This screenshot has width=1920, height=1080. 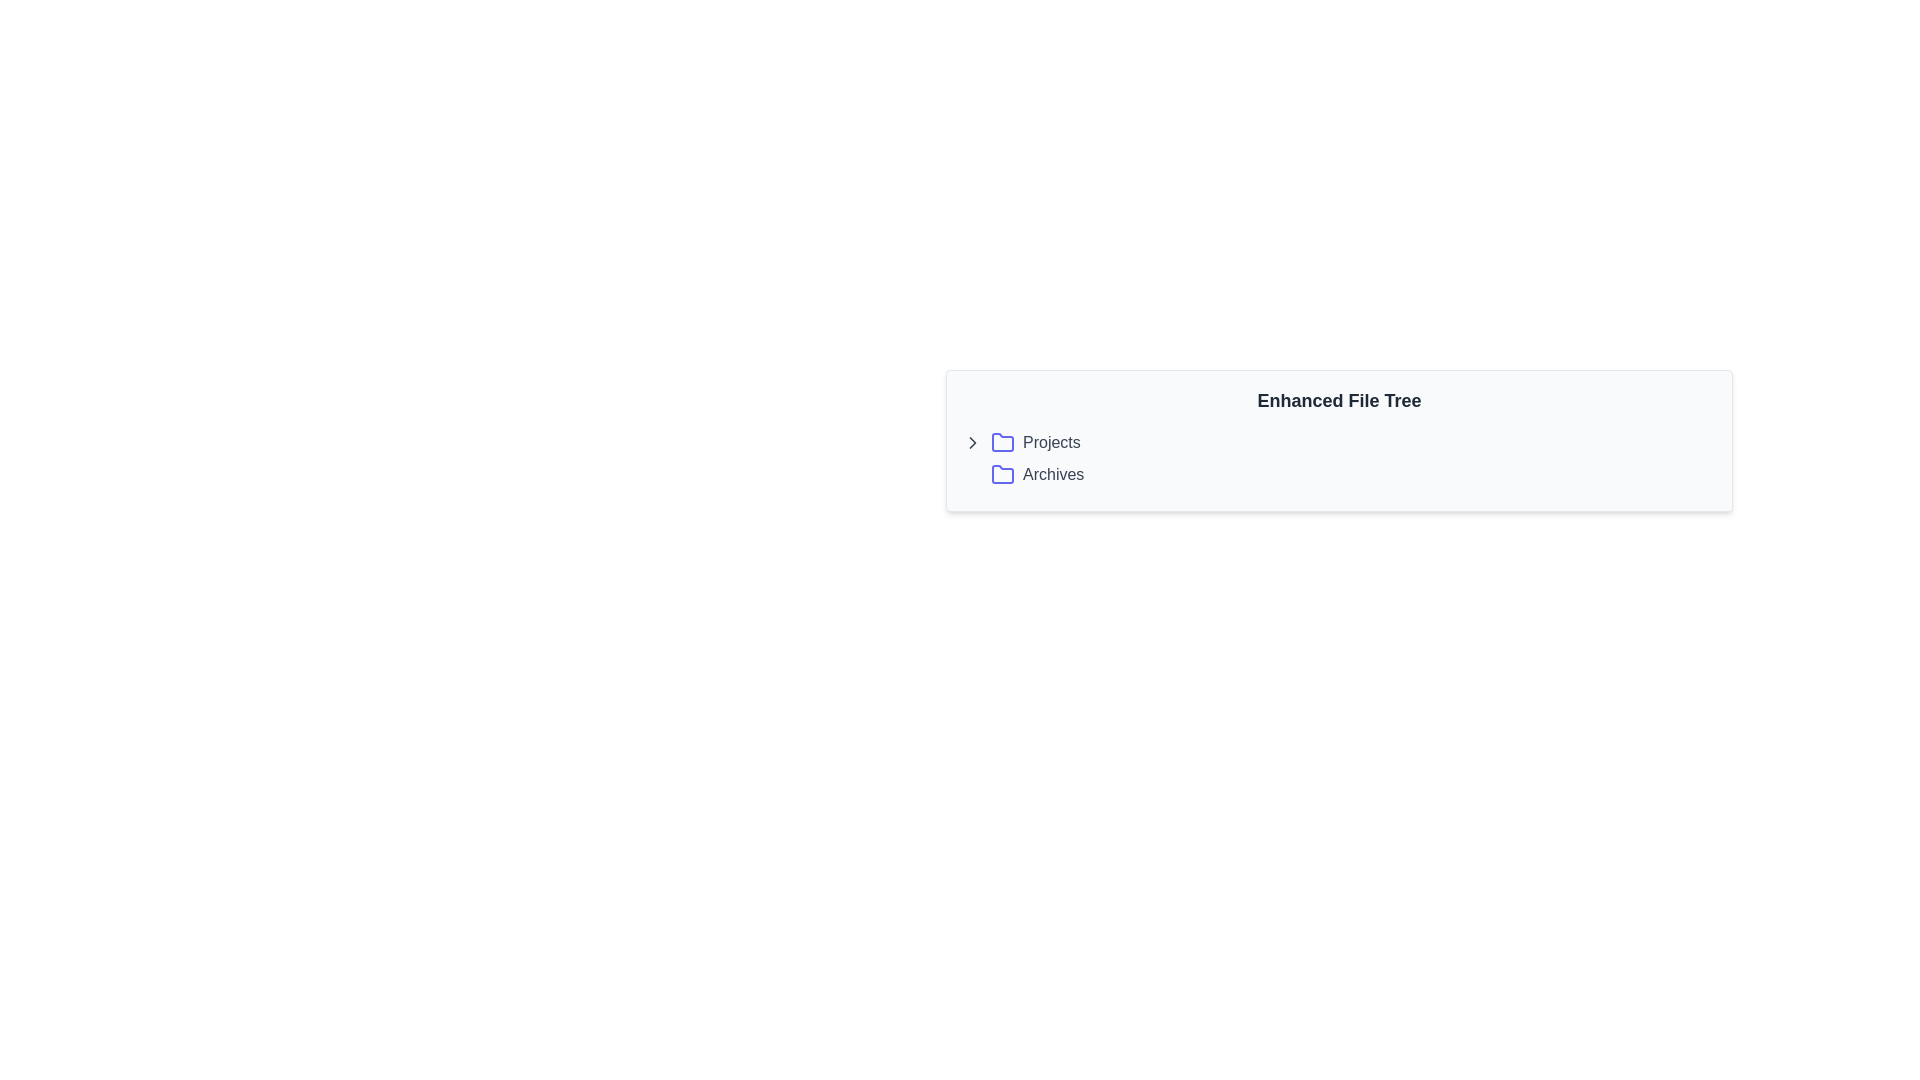 What do you see at coordinates (1003, 442) in the screenshot?
I see `the folder icon in the 'Projects' row of the file tree interface, which is styled with blue strokes and rounded corners, located between a chevron icon and the text label 'Projects'` at bounding box center [1003, 442].